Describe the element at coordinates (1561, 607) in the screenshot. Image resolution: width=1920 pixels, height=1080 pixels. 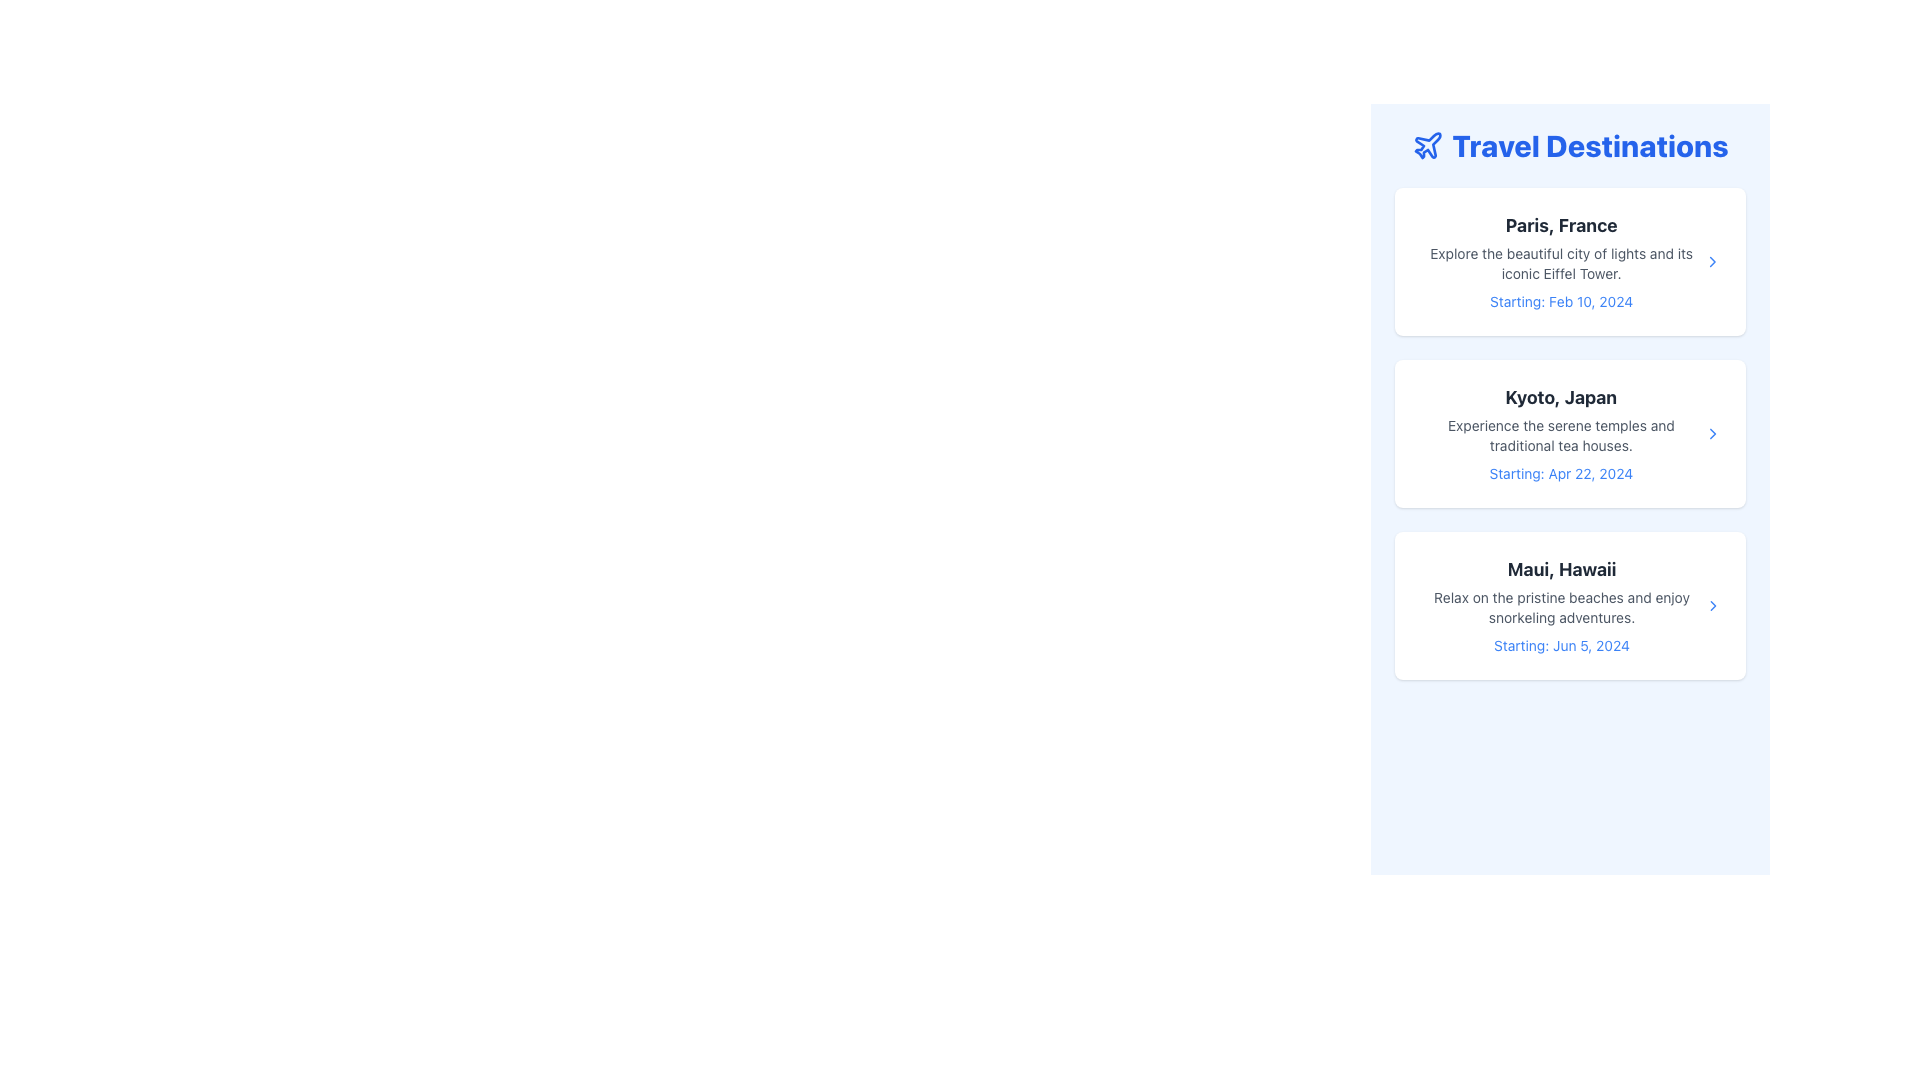
I see `the static text that reads 'Relax on the pristine beaches and enjoy snorkeling adventures.' located below the title 'Maui, Hawaii' and above the text 'Starting: Jun 5, 2024.'` at that location.